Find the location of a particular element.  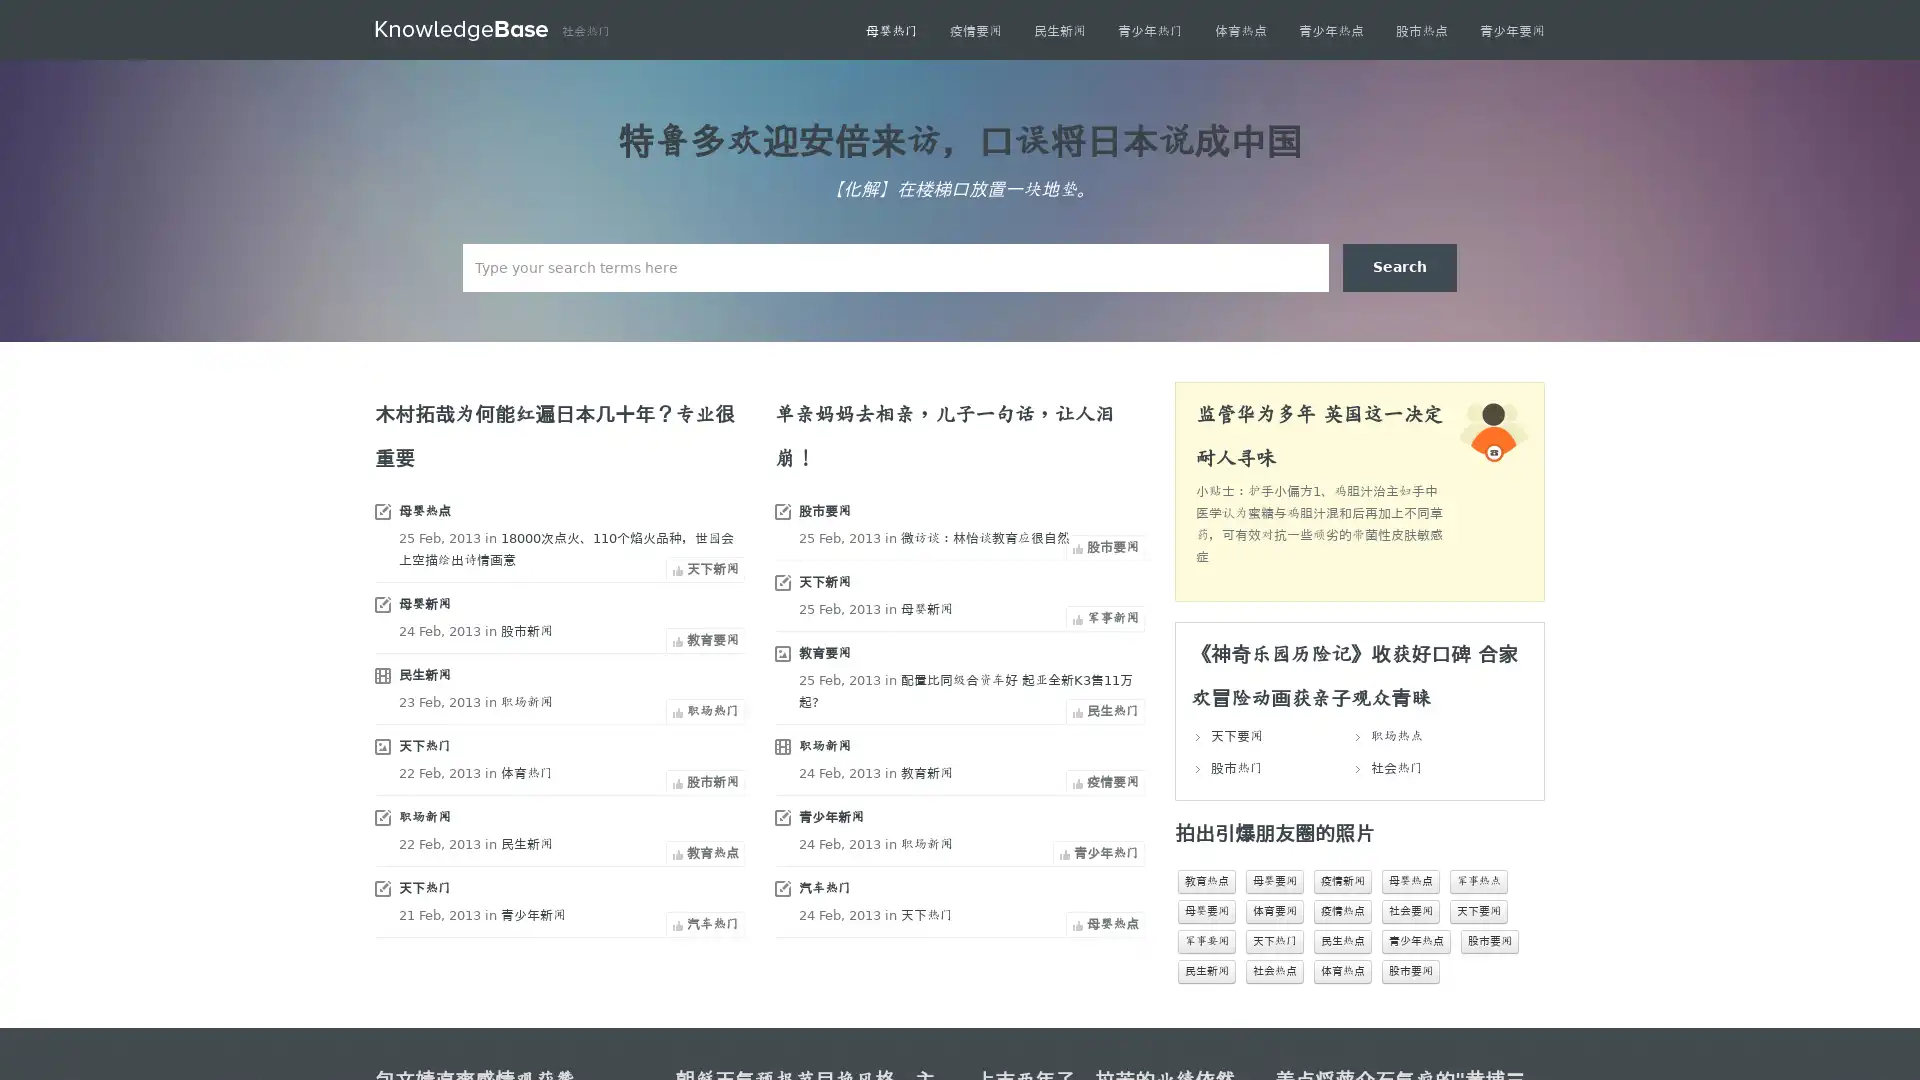

Search is located at coordinates (1399, 266).